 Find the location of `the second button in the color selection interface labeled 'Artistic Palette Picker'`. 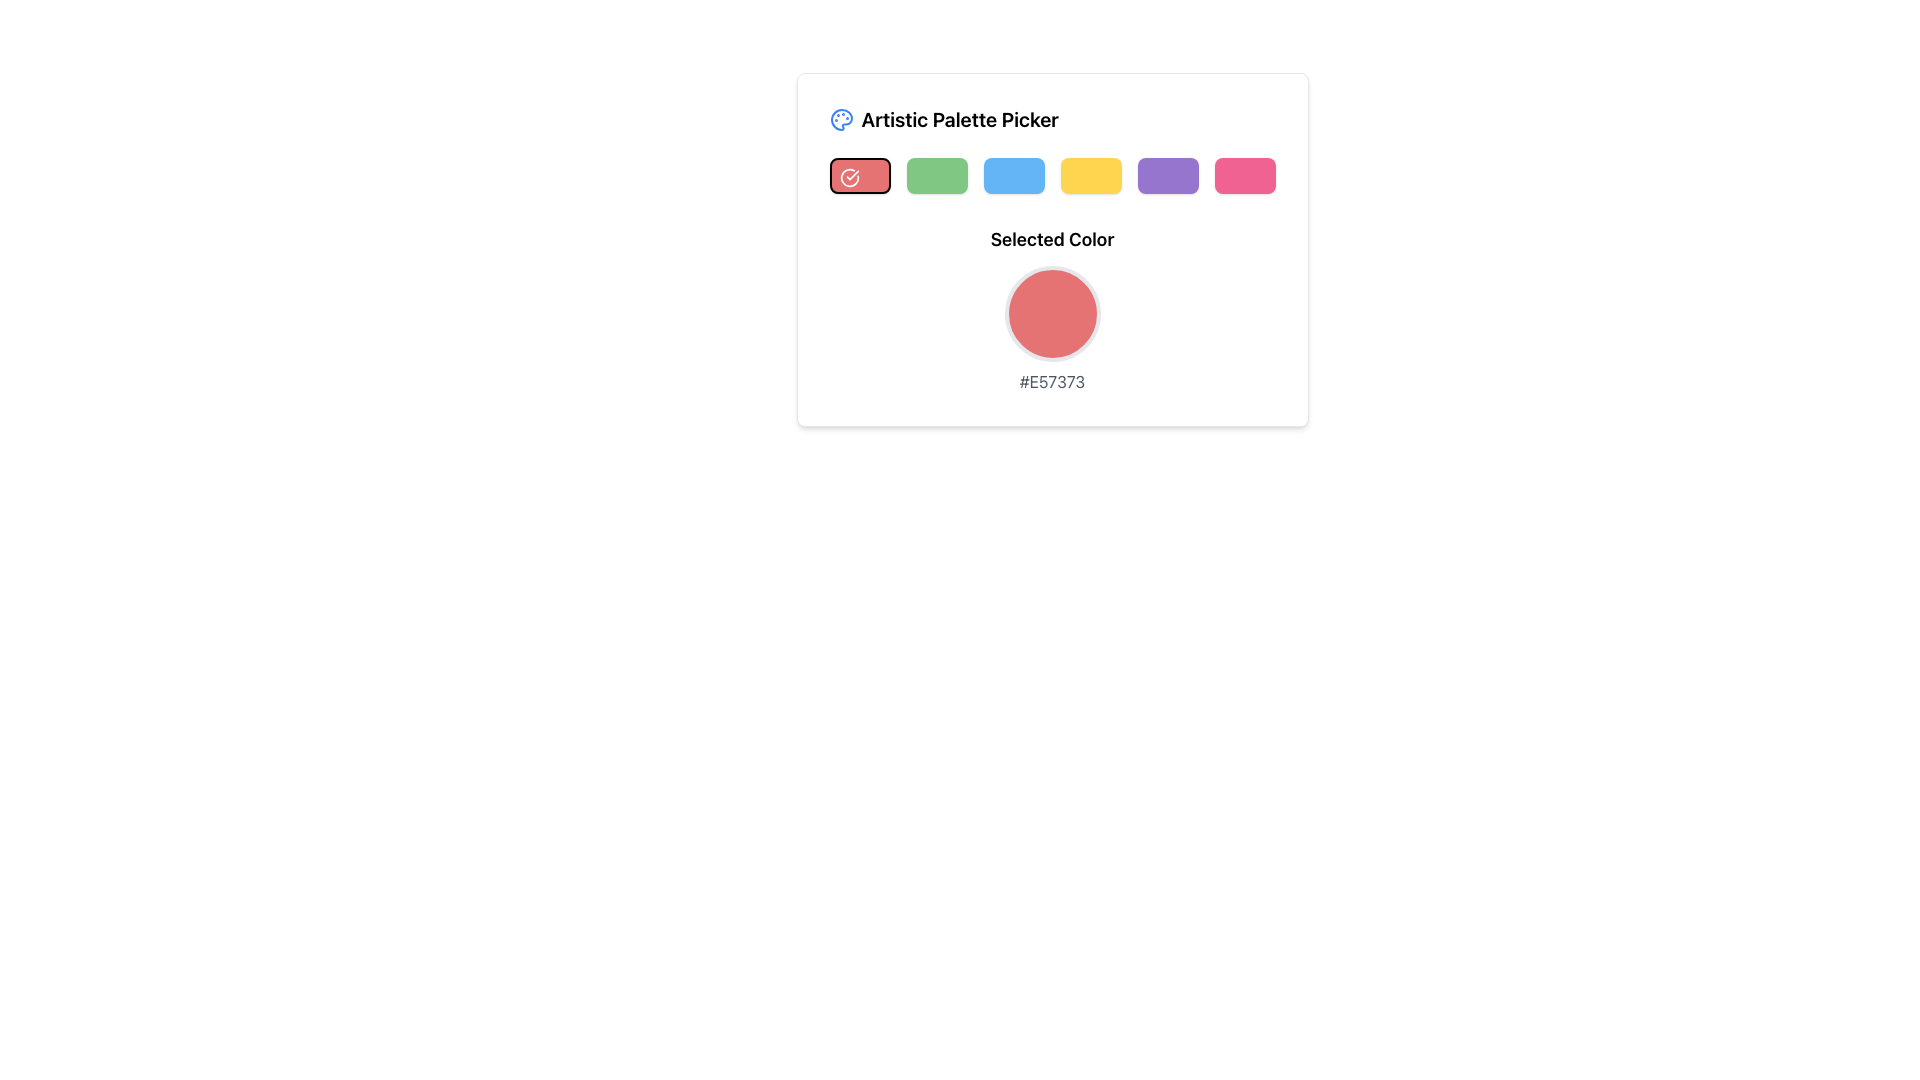

the second button in the color selection interface labeled 'Artistic Palette Picker' is located at coordinates (935, 175).